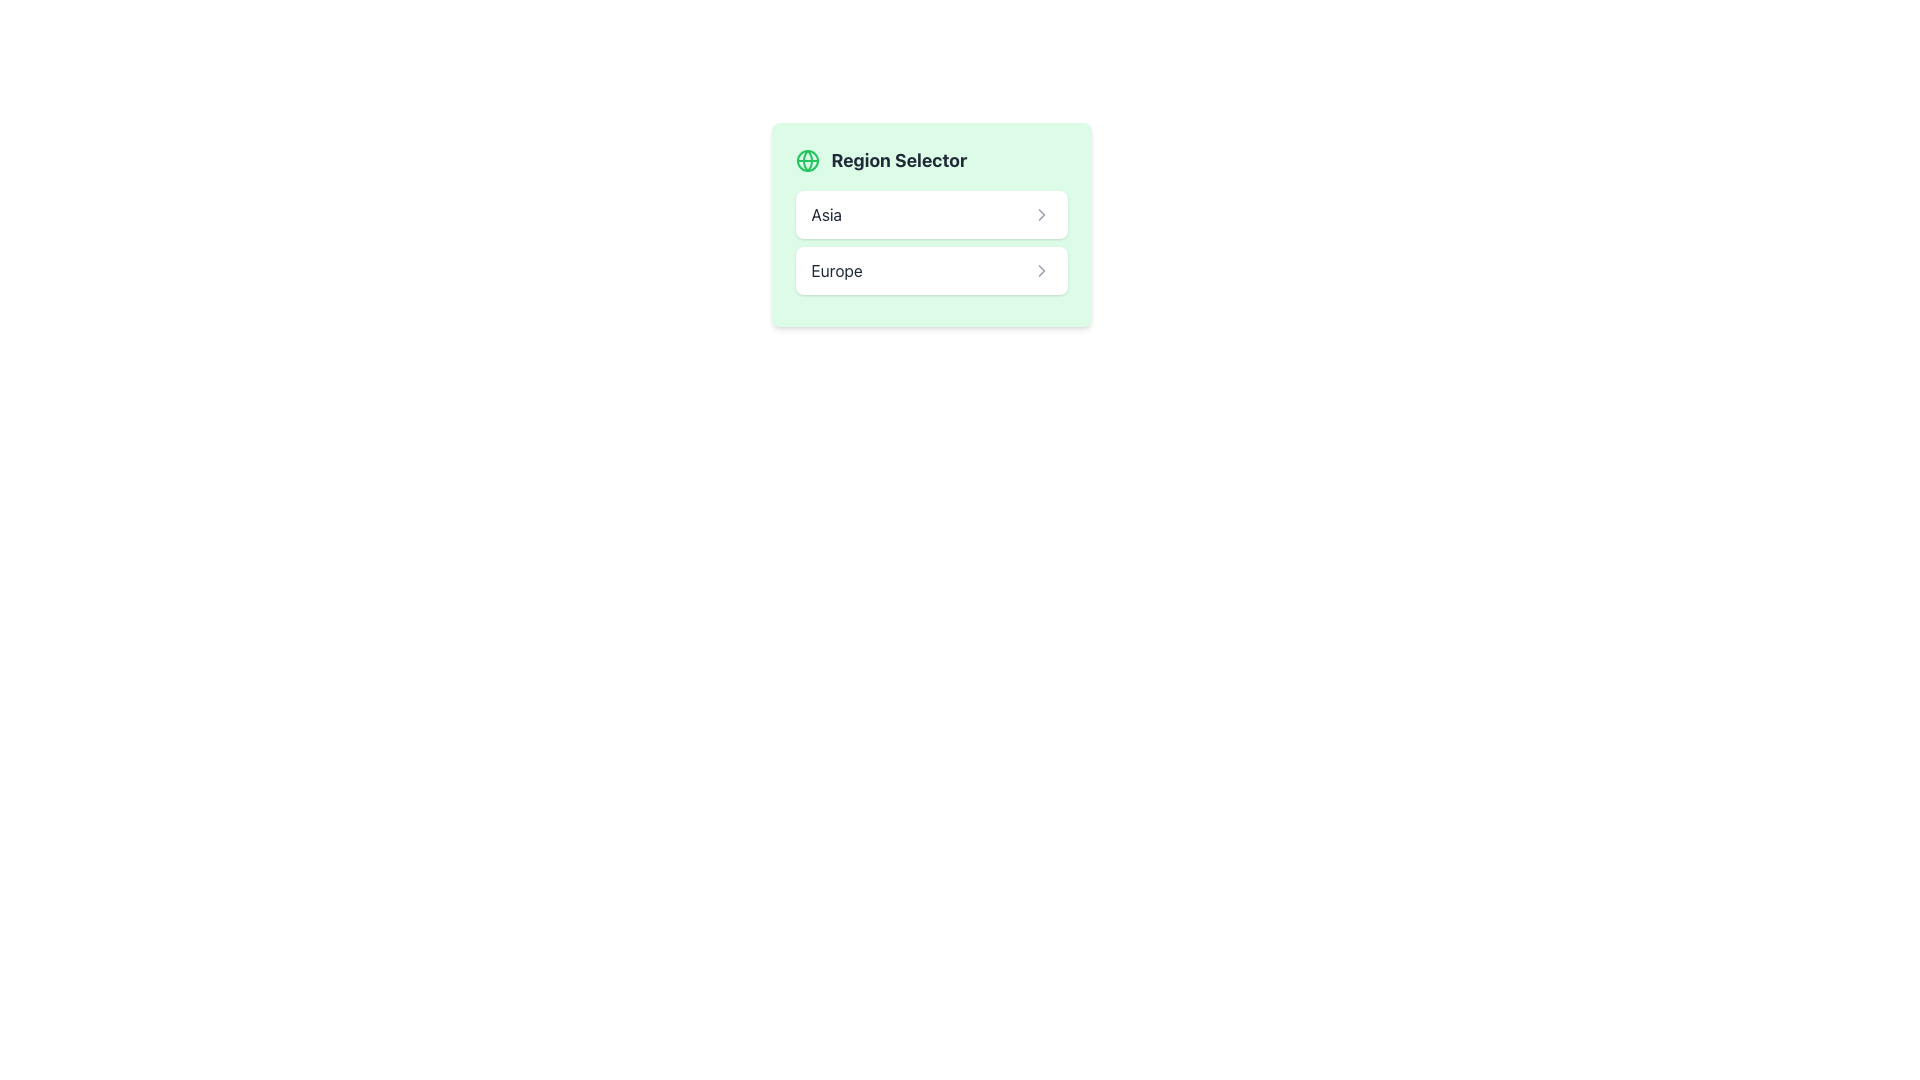 This screenshot has width=1920, height=1080. What do you see at coordinates (930, 270) in the screenshot?
I see `the 'Europe' button located below the 'Asia' button in the region configuration list` at bounding box center [930, 270].